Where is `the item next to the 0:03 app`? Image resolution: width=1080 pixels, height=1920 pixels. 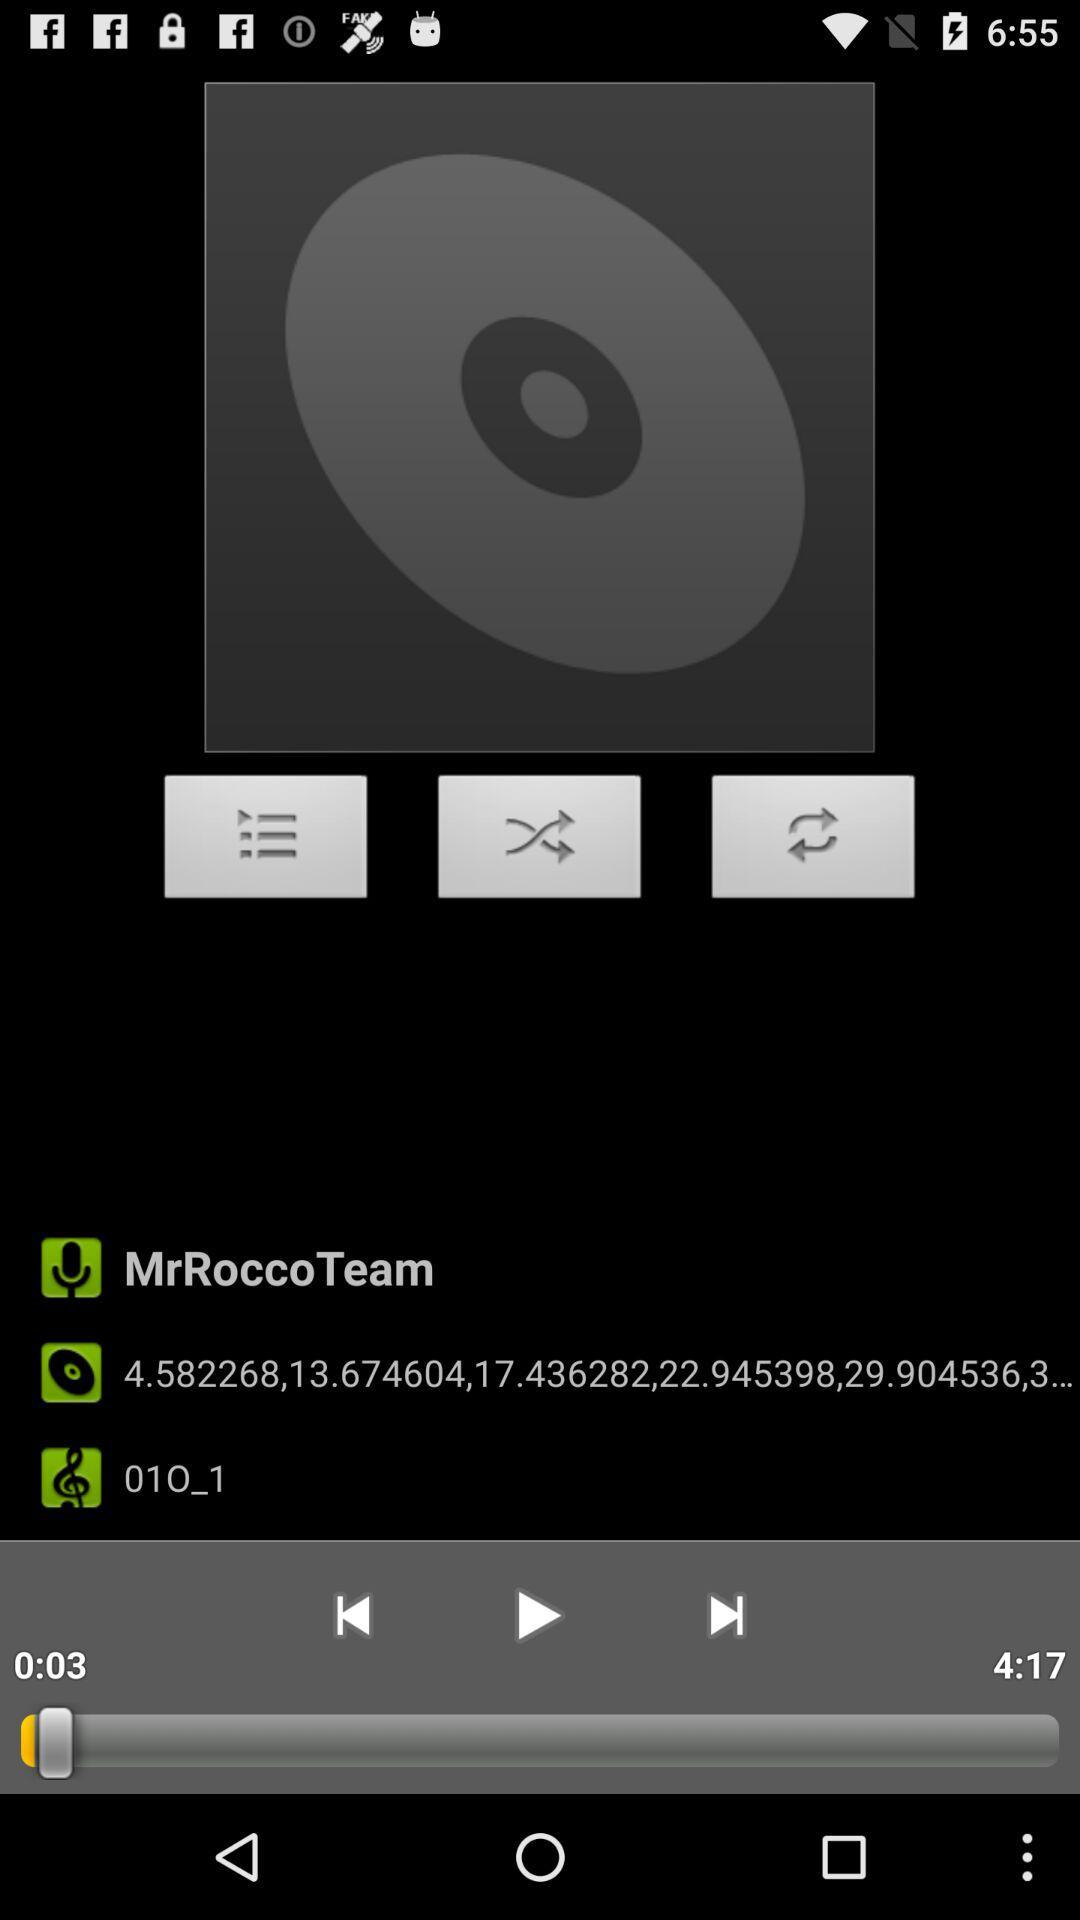 the item next to the 0:03 app is located at coordinates (351, 1615).